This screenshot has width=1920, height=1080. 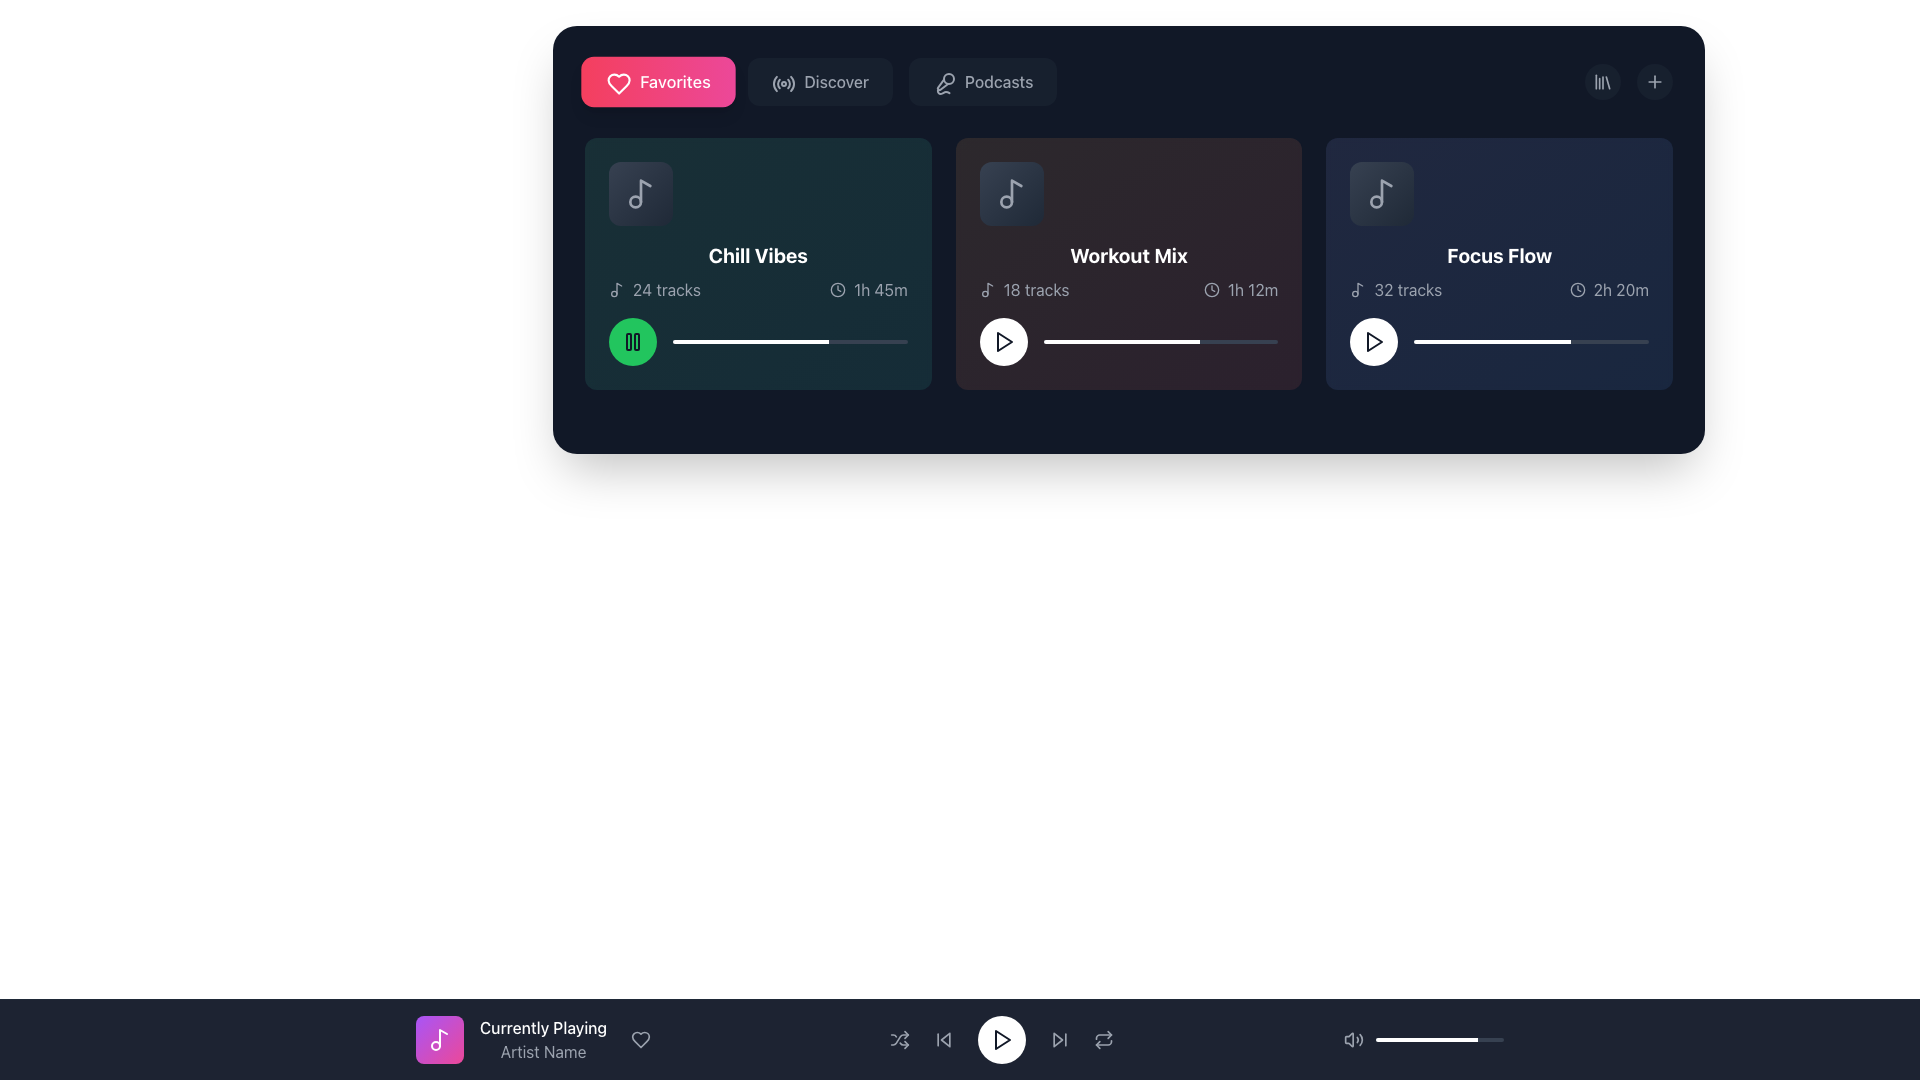 I want to click on the music content icon associated with the 'Focus Flow' music card located in the third column of the music cards area, positioned near the top-left corner of the card, so click(x=1381, y=193).